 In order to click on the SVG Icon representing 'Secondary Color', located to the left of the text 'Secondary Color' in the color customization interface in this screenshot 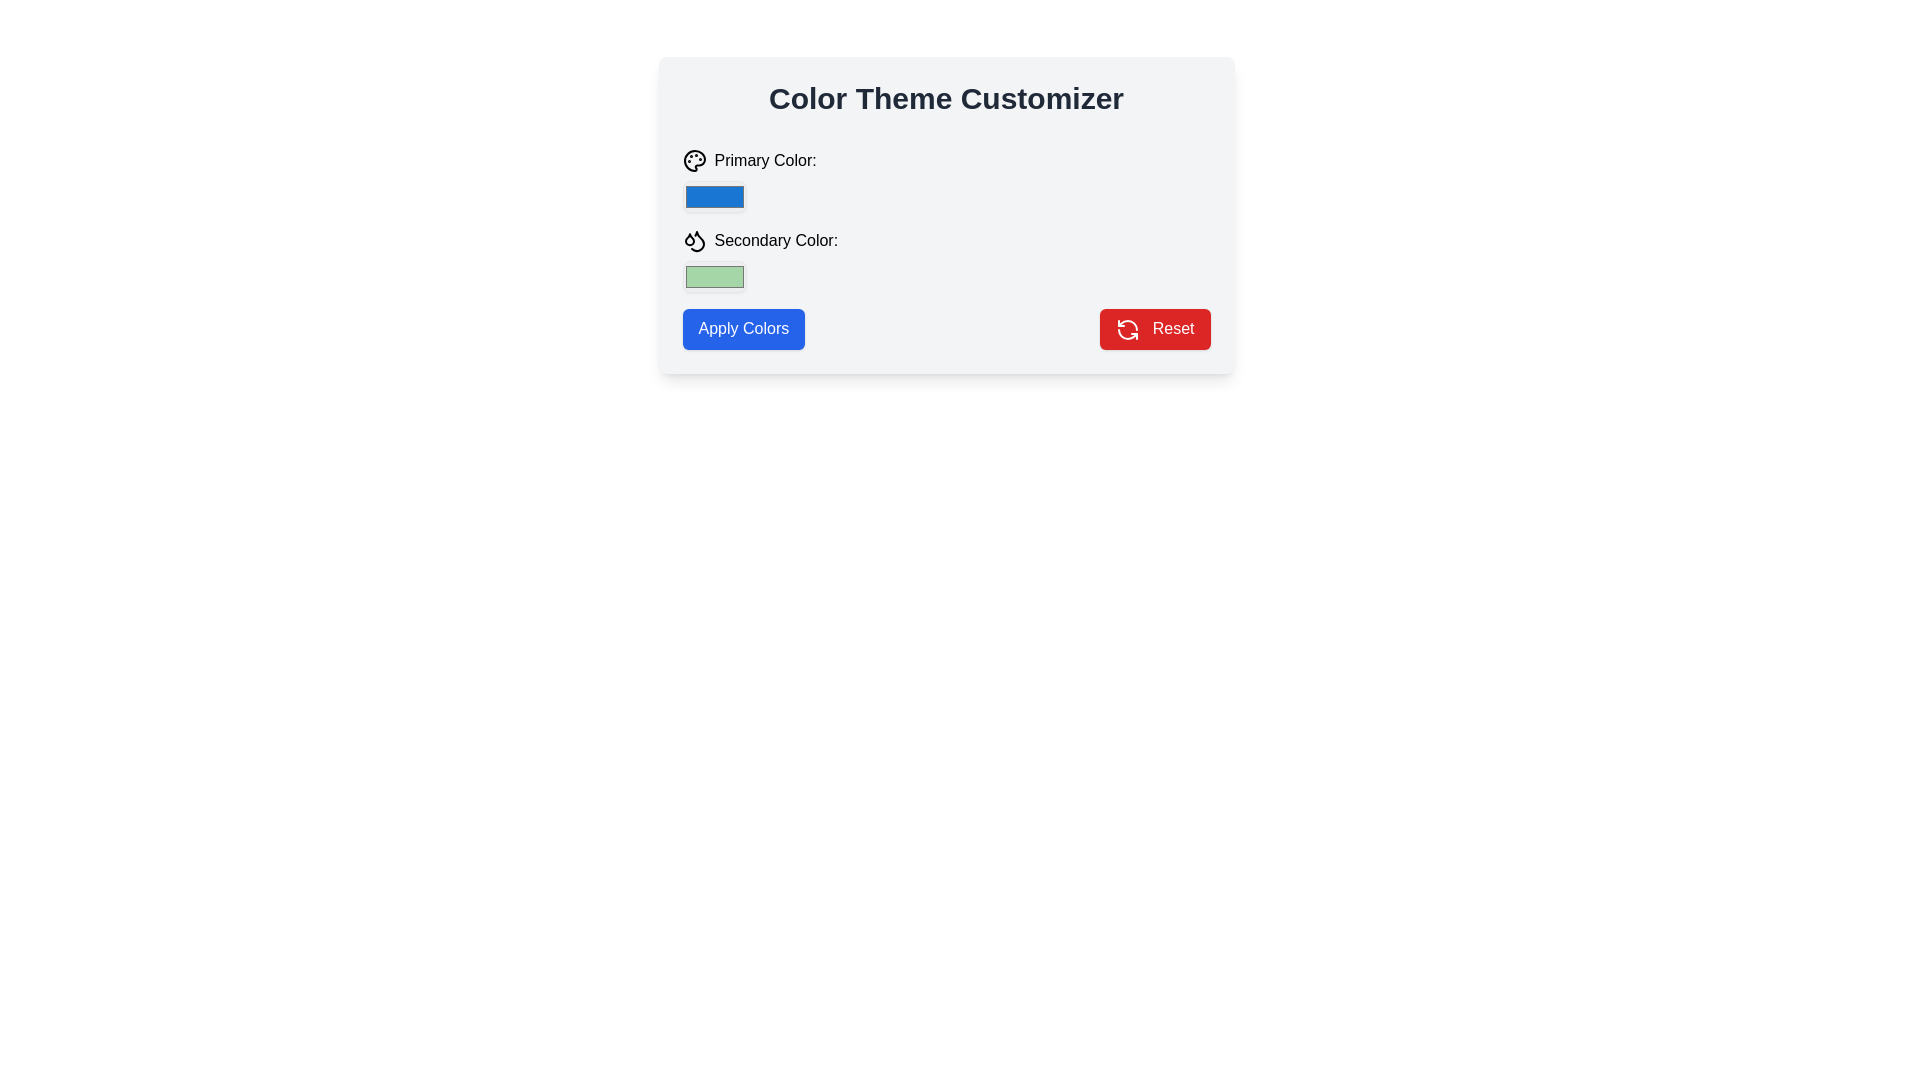, I will do `click(694, 239)`.